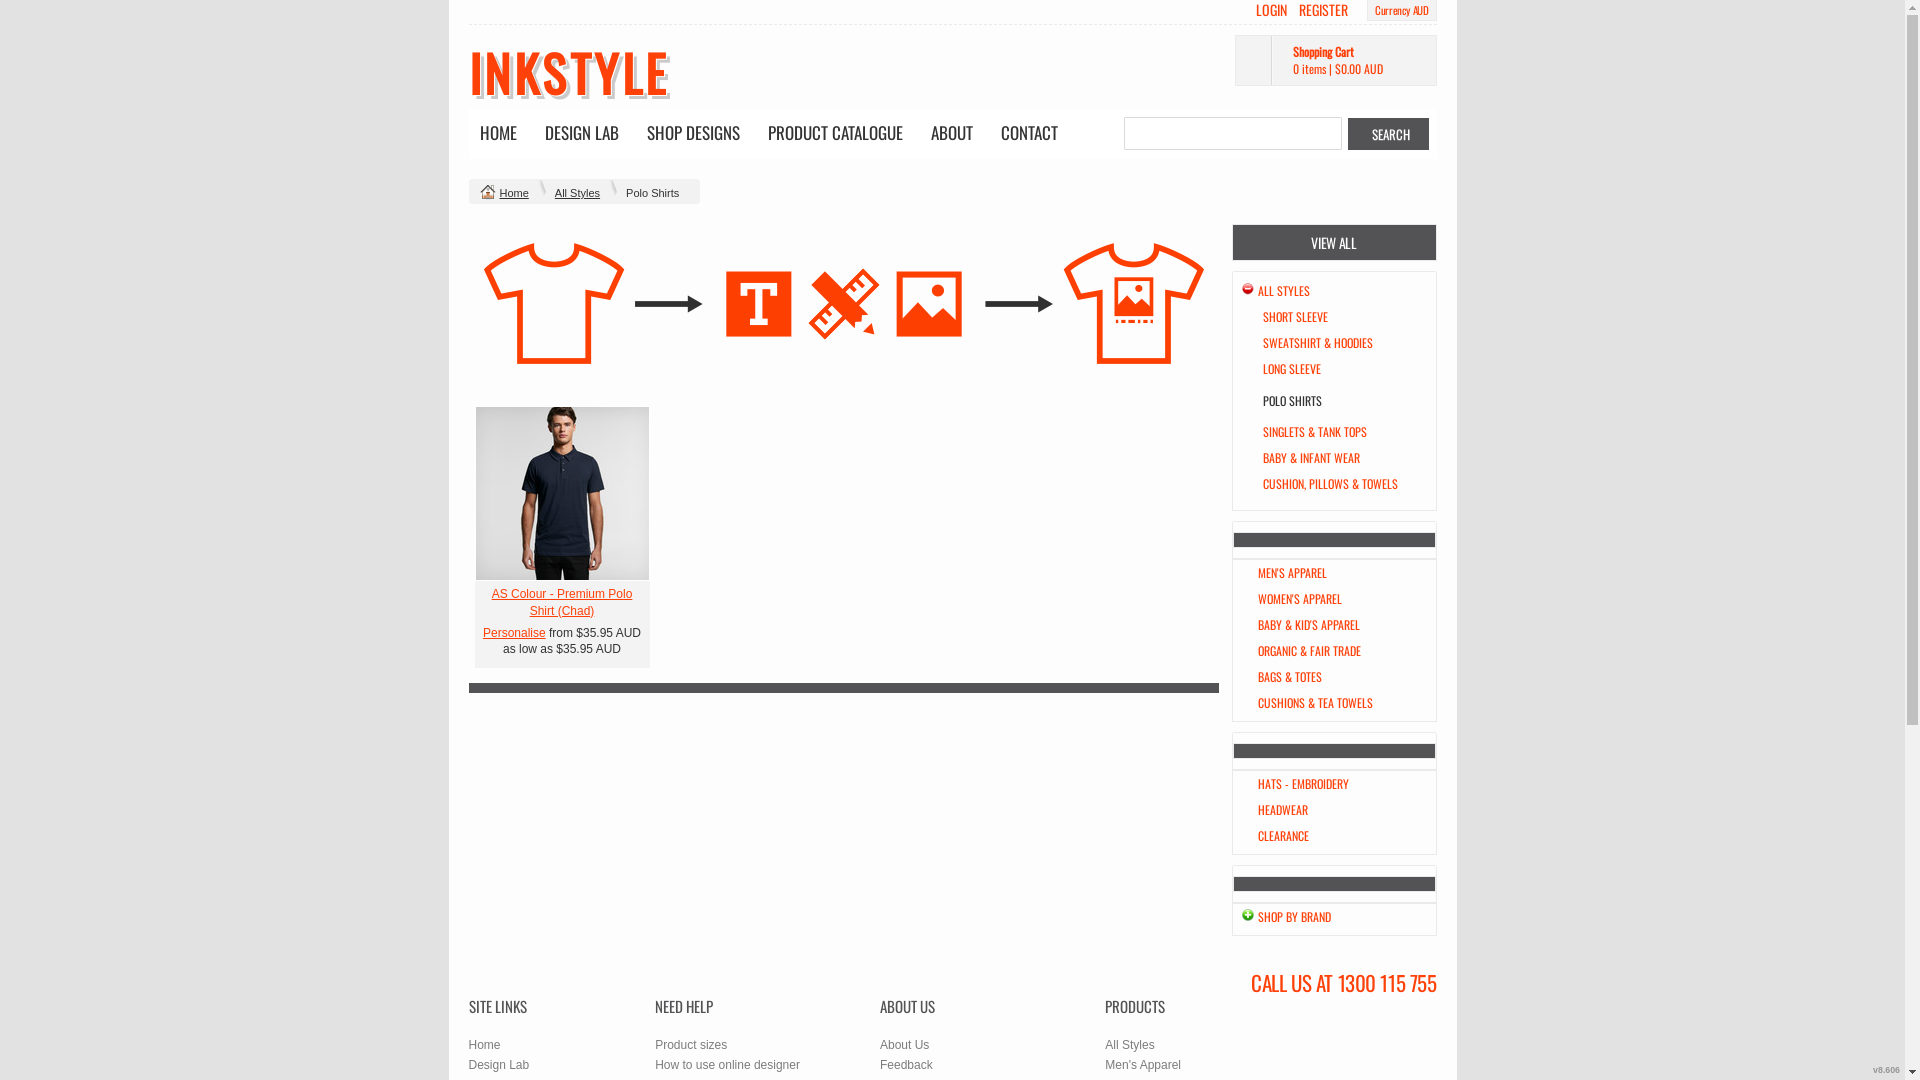 This screenshot has height=1080, width=1920. What do you see at coordinates (560, 493) in the screenshot?
I see `' '` at bounding box center [560, 493].